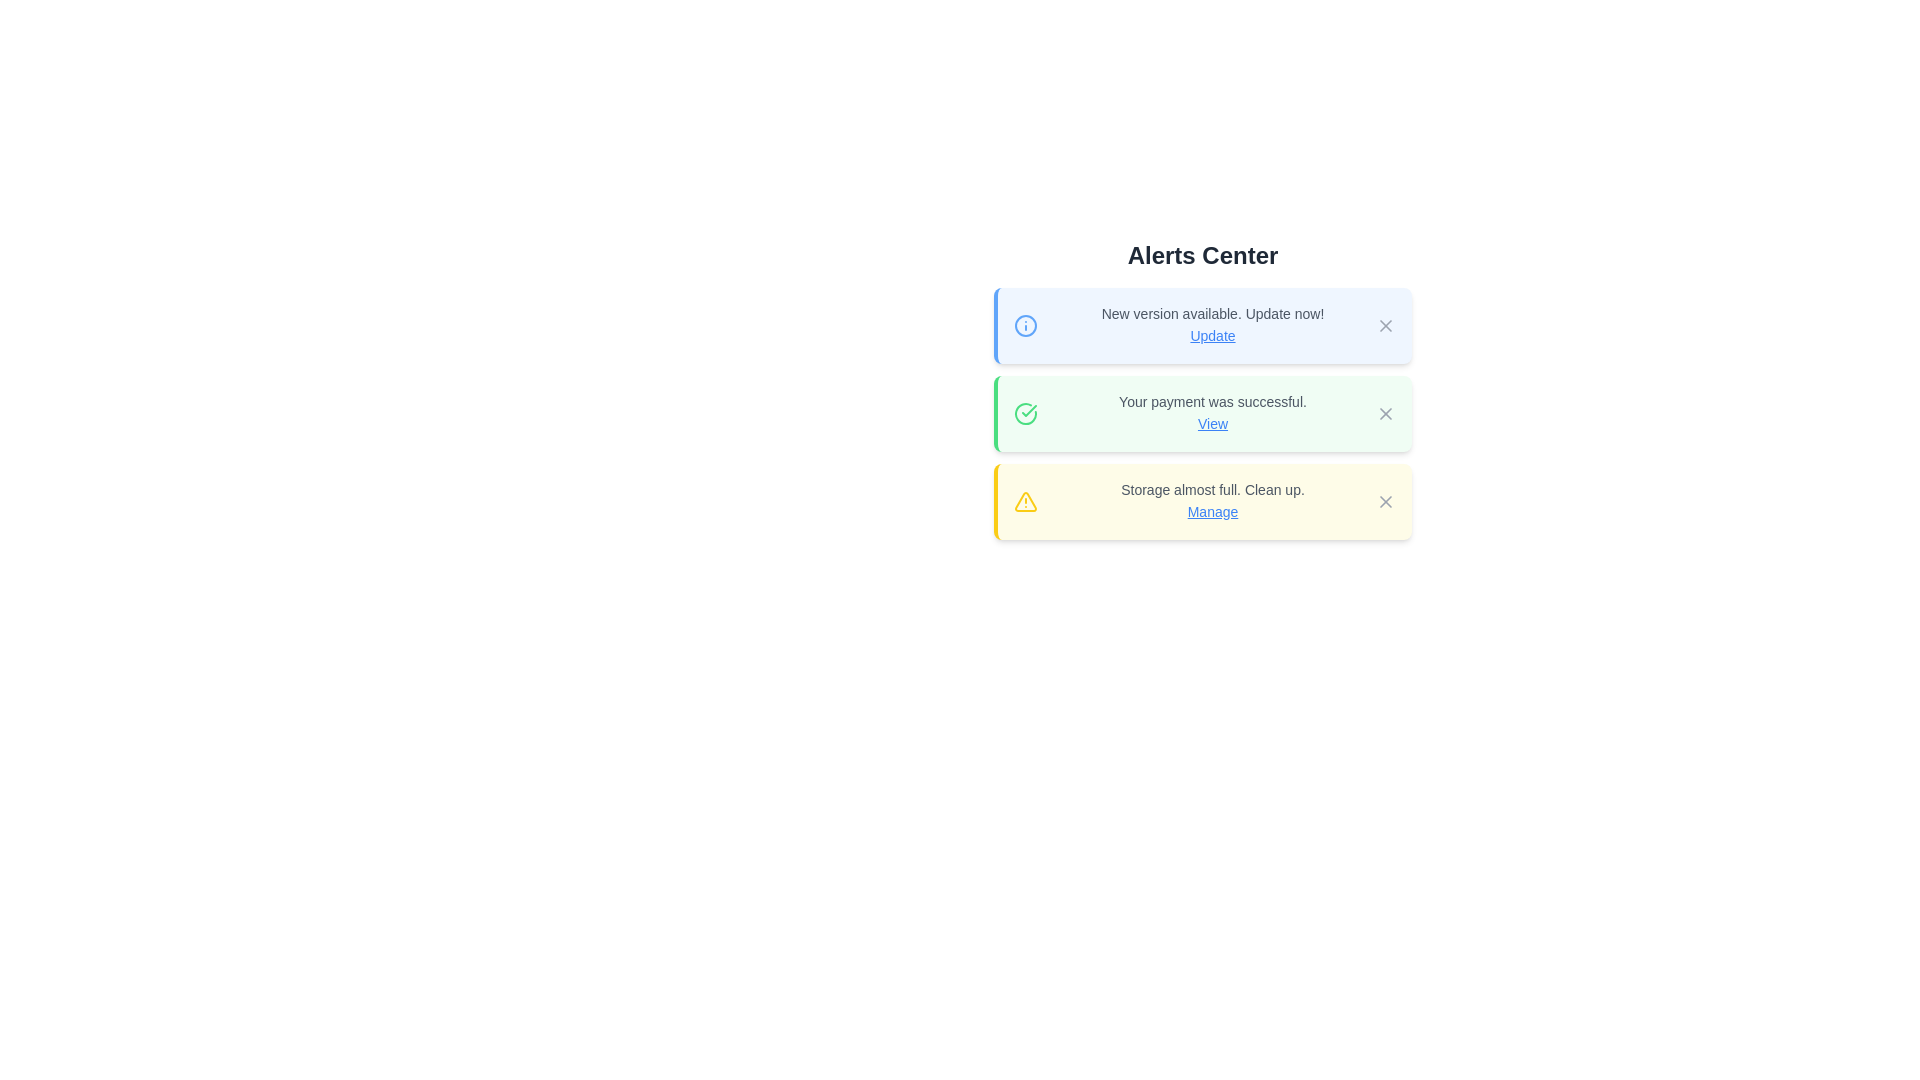 The image size is (1920, 1080). What do you see at coordinates (1385, 412) in the screenshot?
I see `the close icon button located at the top-right corner of the green notification card regarding payment success` at bounding box center [1385, 412].